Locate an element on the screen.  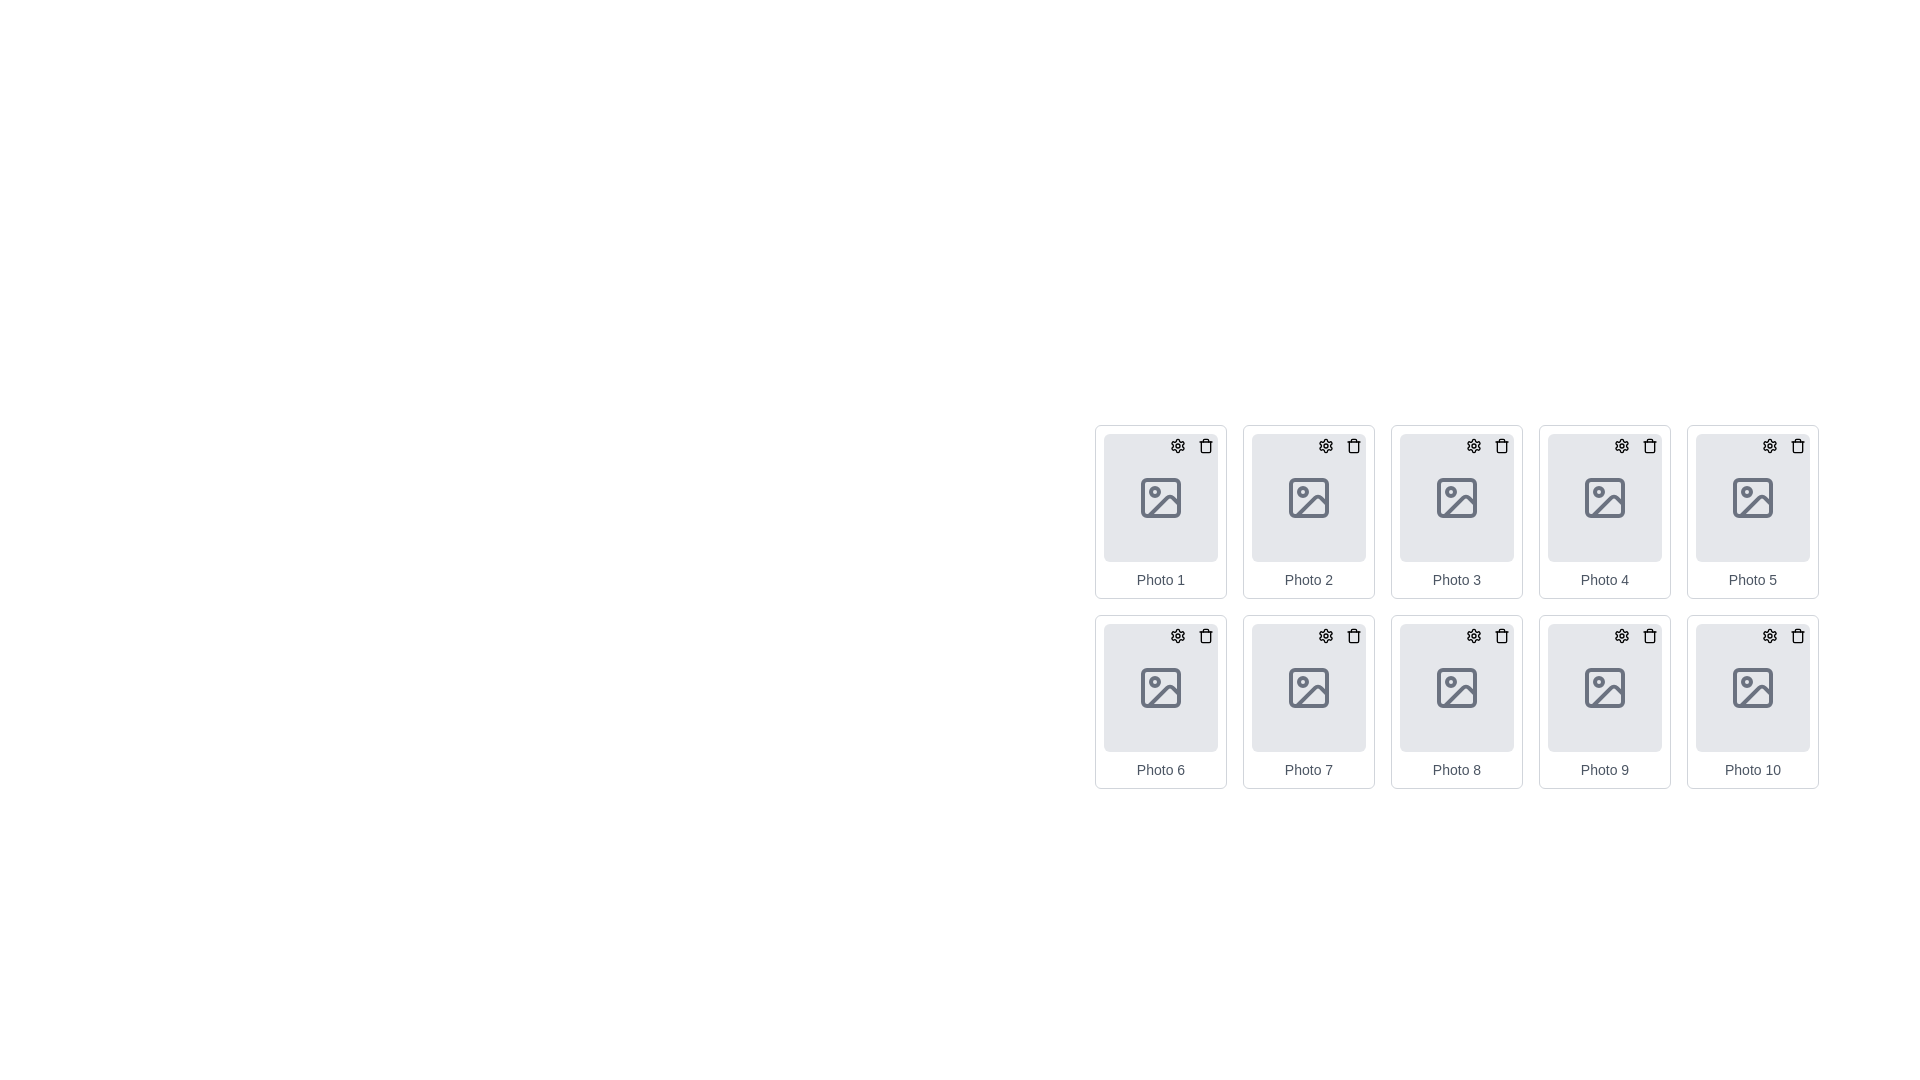
the trash icon button located in the top-right corner of the 'Photo 10' card is located at coordinates (1798, 636).